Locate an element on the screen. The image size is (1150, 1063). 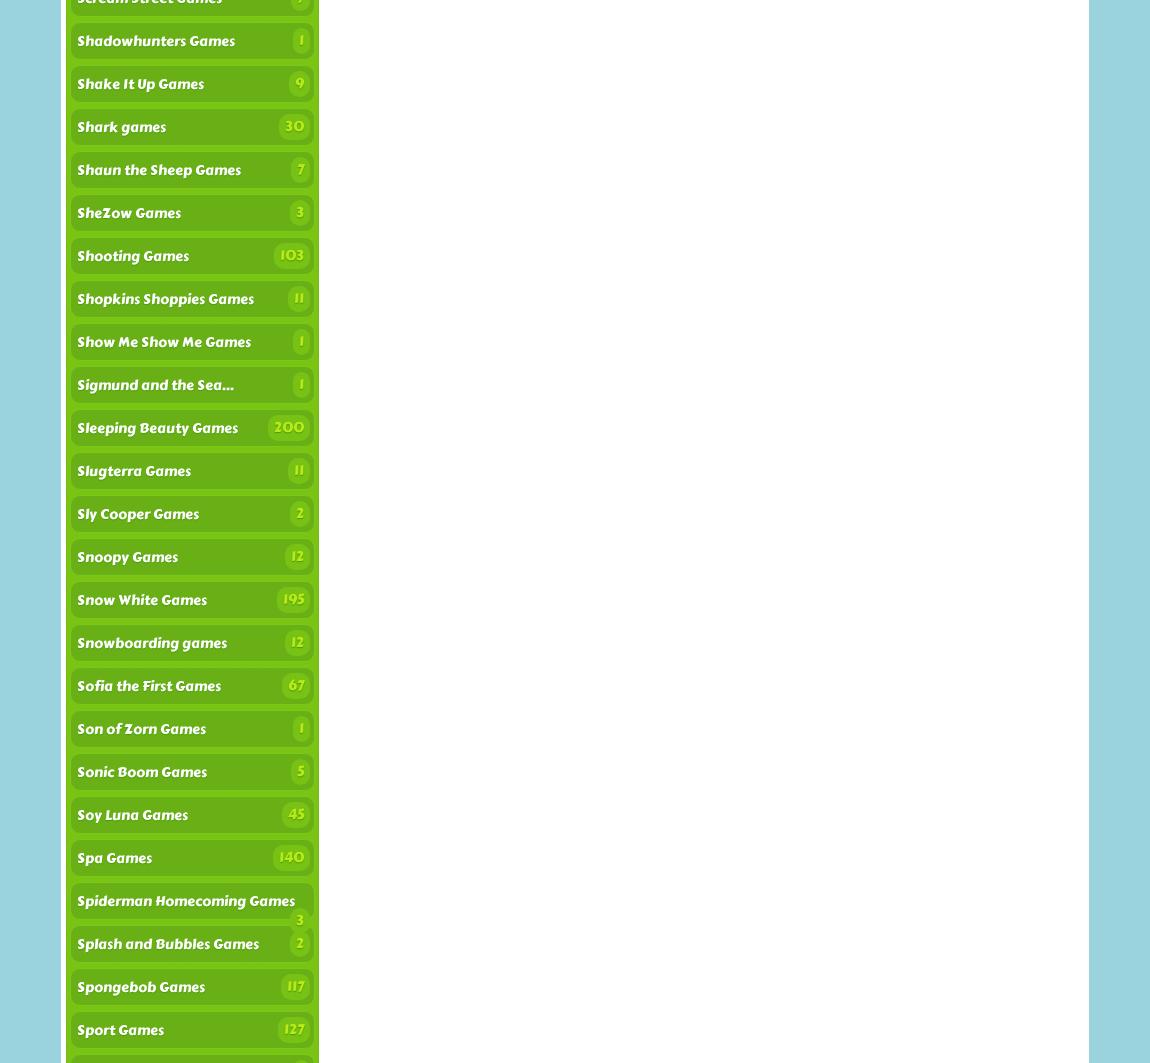
'200' is located at coordinates (288, 427).